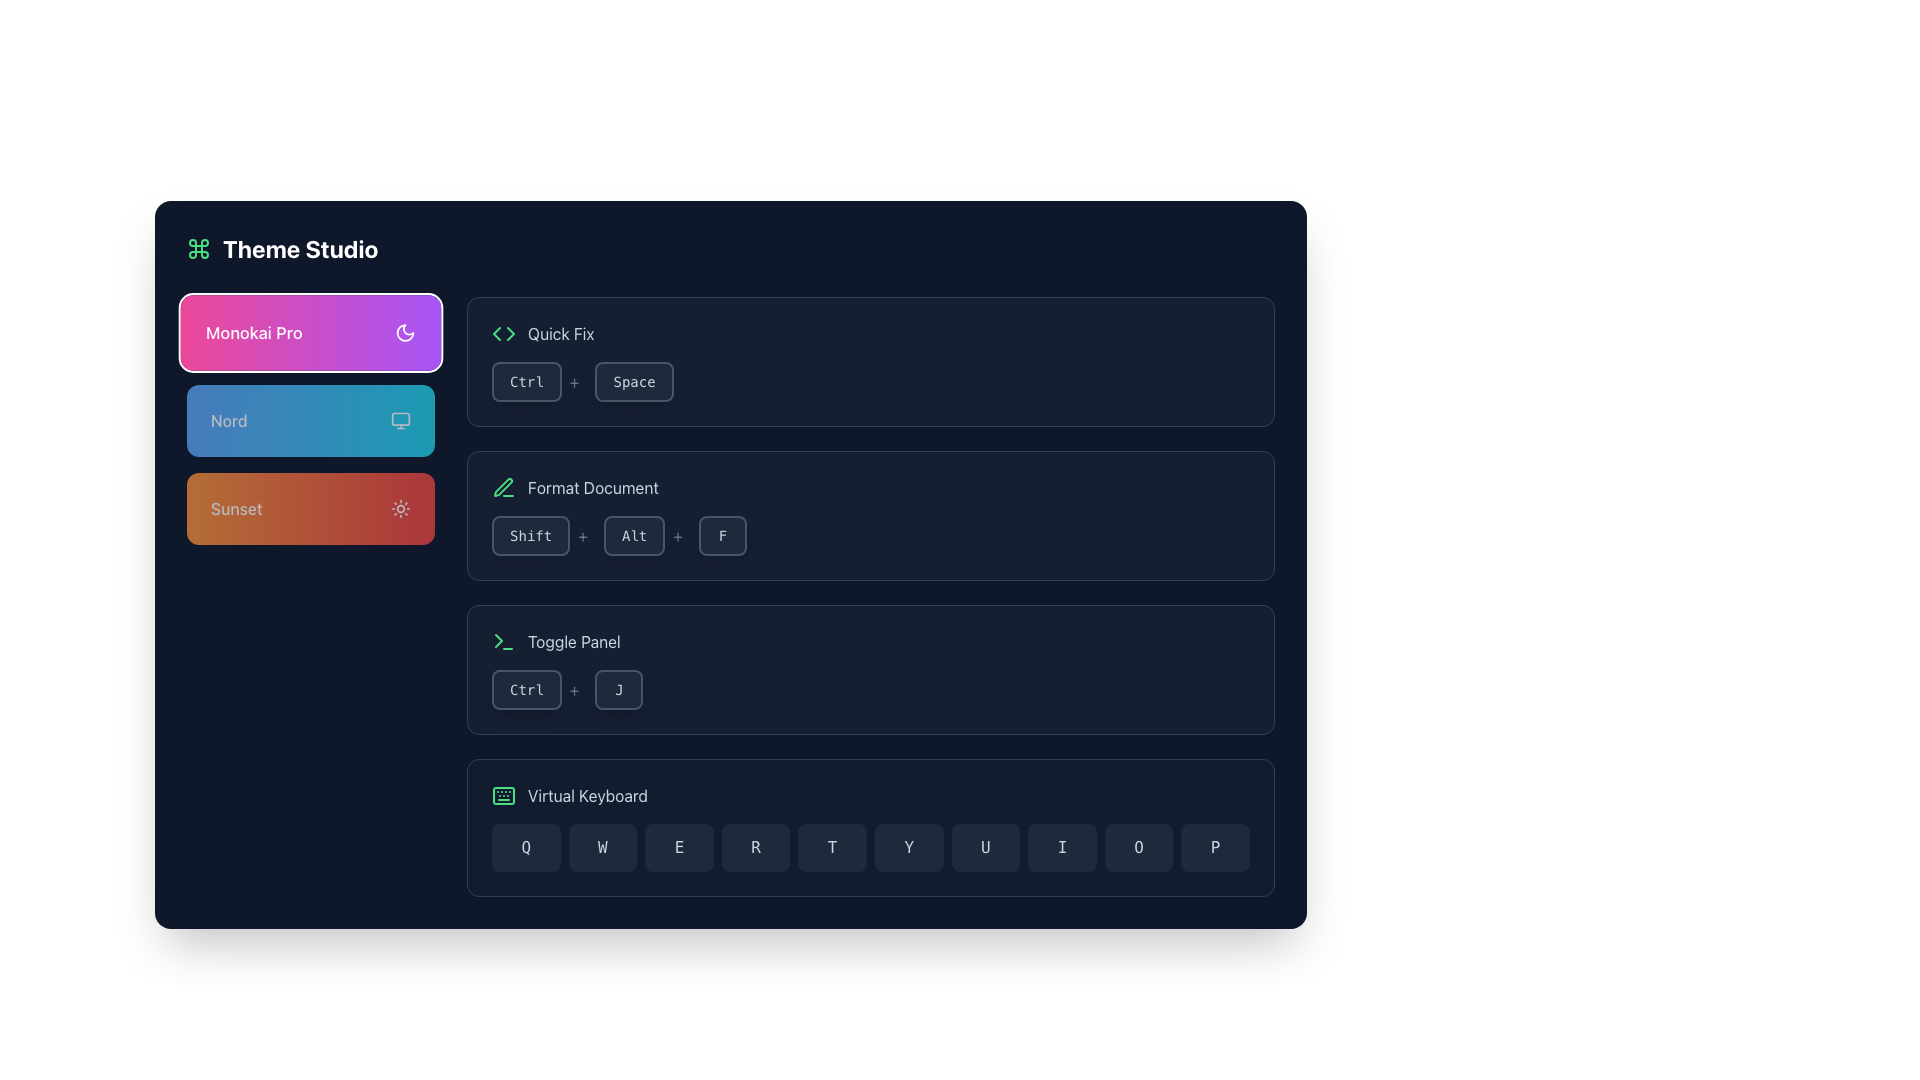  Describe the element at coordinates (504, 641) in the screenshot. I see `the terminal-related icon located to the left of the 'Toggle Panel' text` at that location.